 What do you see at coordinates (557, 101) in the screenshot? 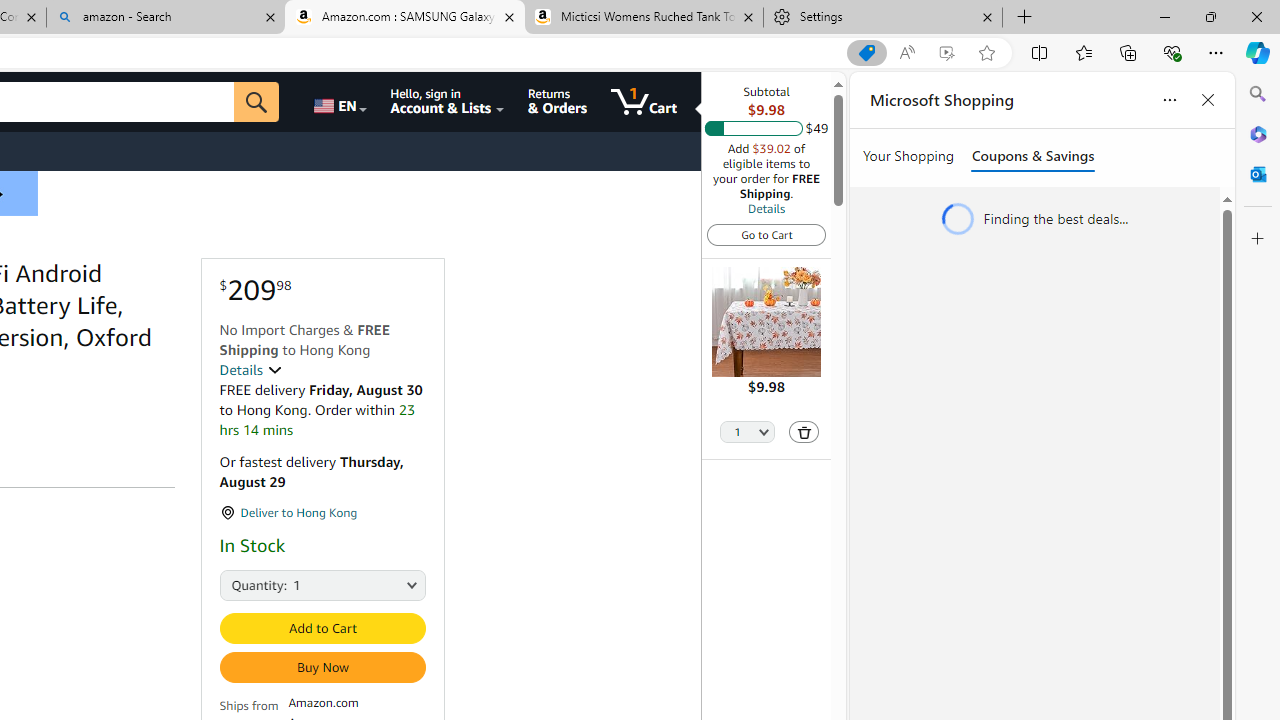
I see `'Returns & Orders'` at bounding box center [557, 101].